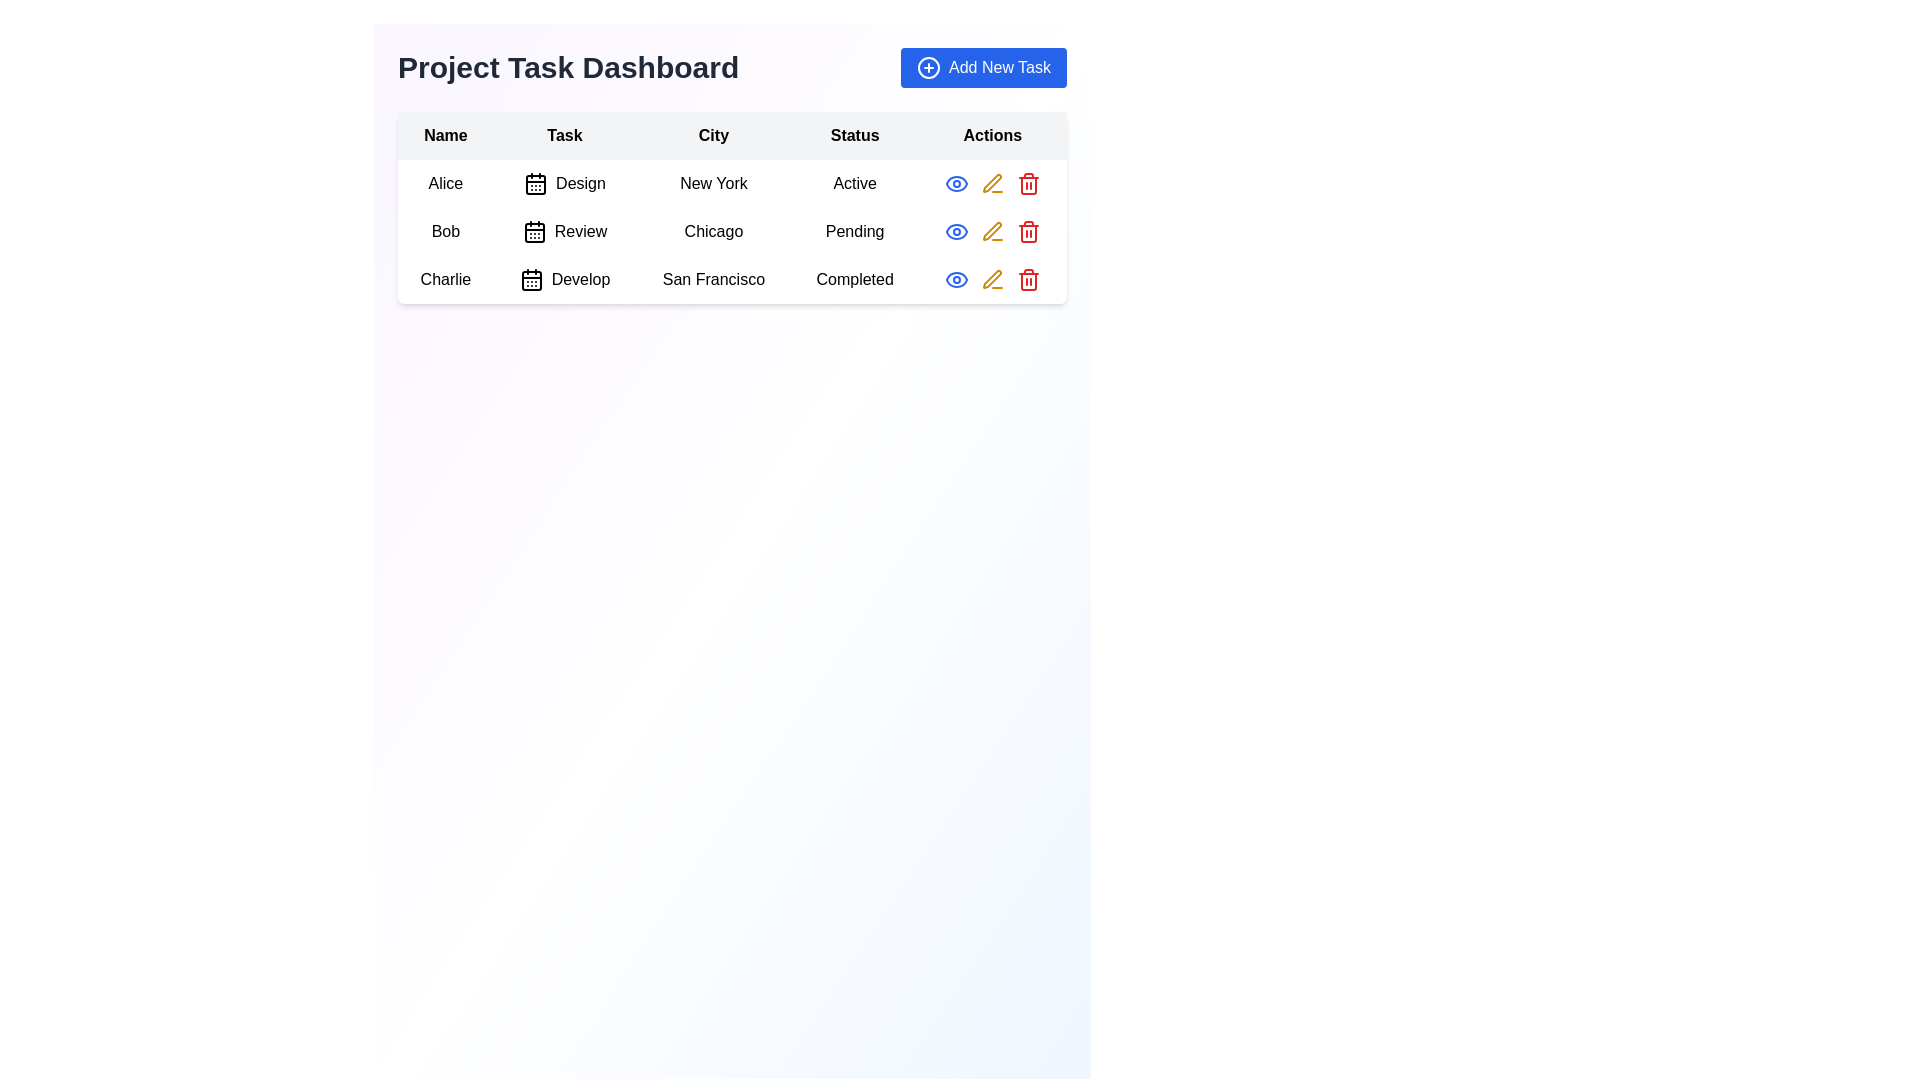 The image size is (1920, 1080). I want to click on the blue eye icon representing the 'View' action in the 'Actions' column of the third row for 'Charlie', so click(955, 280).